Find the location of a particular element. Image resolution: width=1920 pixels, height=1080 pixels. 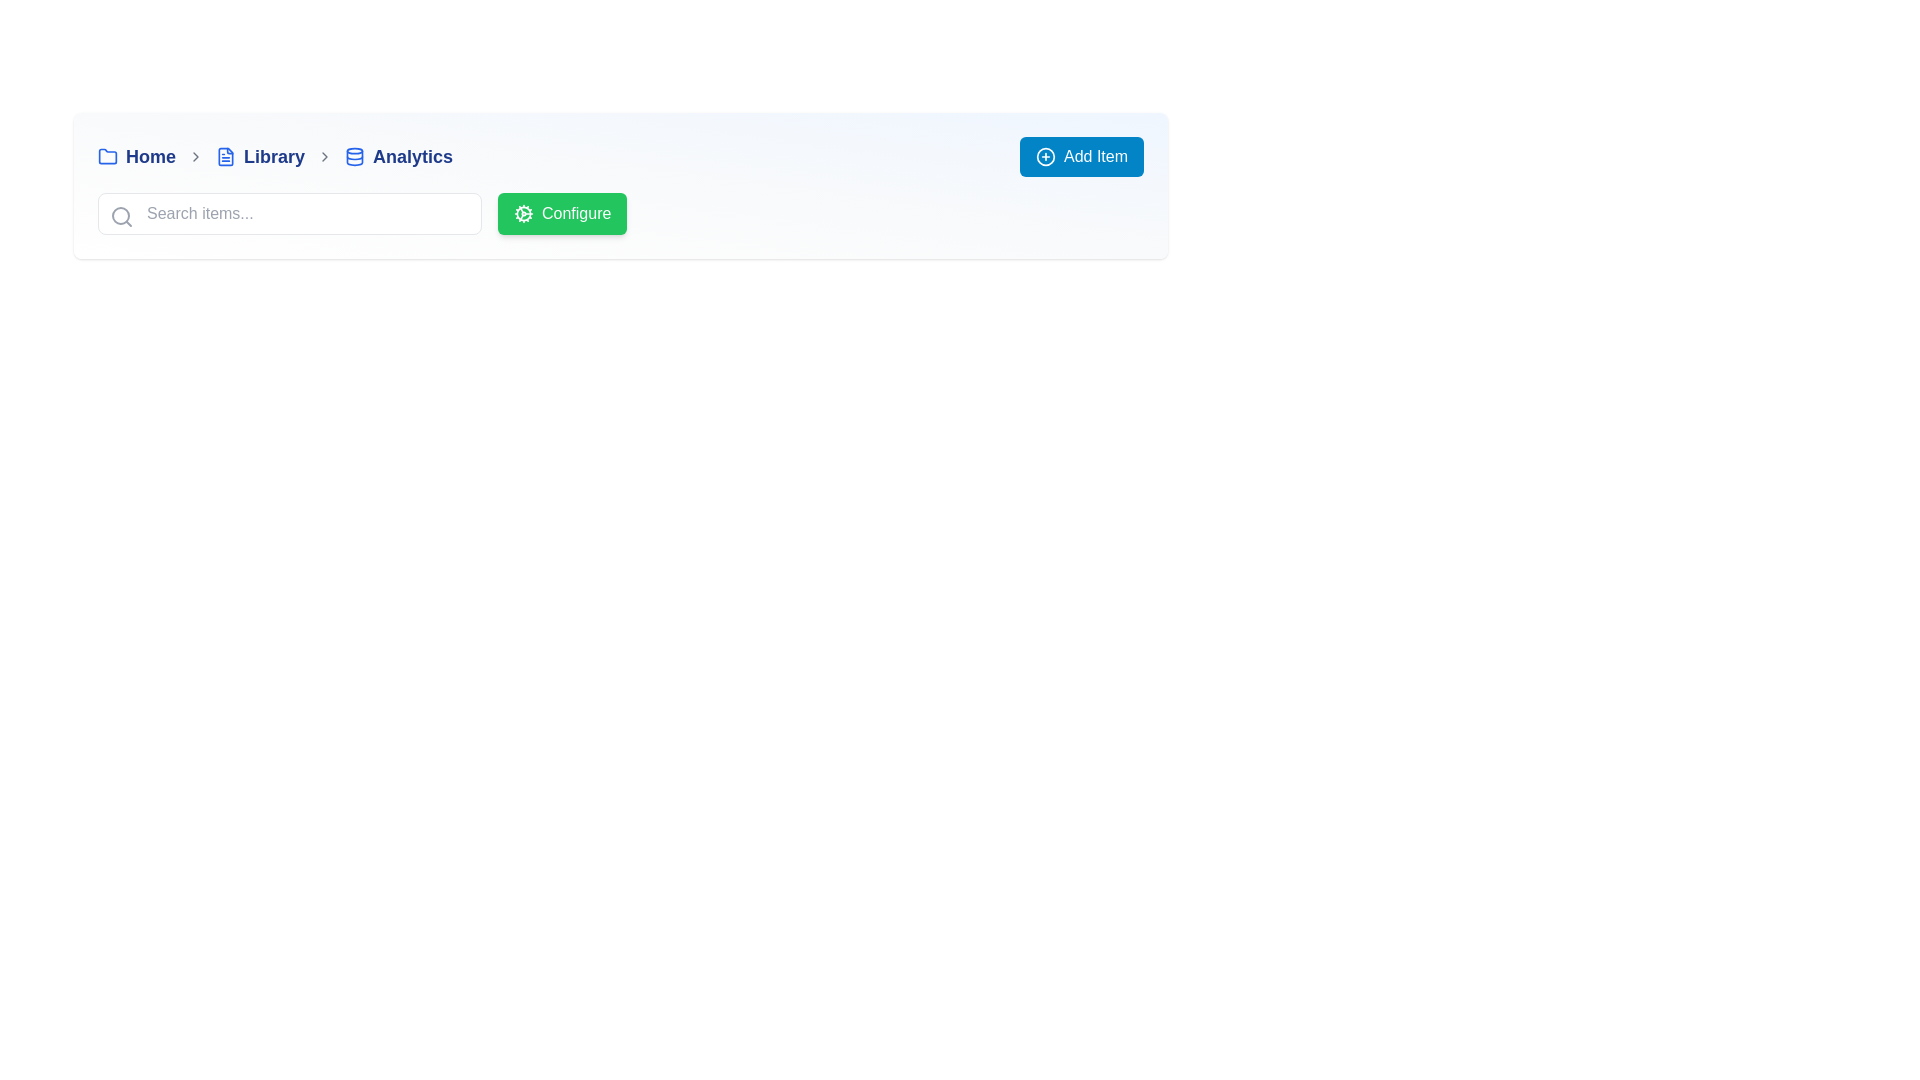

the decorative circle in the icon located centrally within the icon design, positioned to the left of the blue 'Add Item' button is located at coordinates (1045, 156).